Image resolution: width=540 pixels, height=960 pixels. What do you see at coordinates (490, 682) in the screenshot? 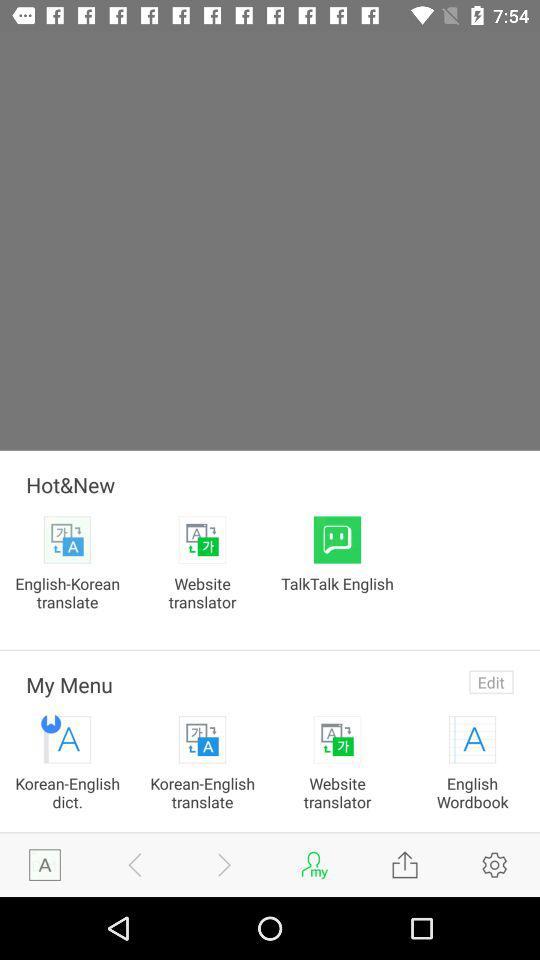
I see `item next to the my menu` at bounding box center [490, 682].